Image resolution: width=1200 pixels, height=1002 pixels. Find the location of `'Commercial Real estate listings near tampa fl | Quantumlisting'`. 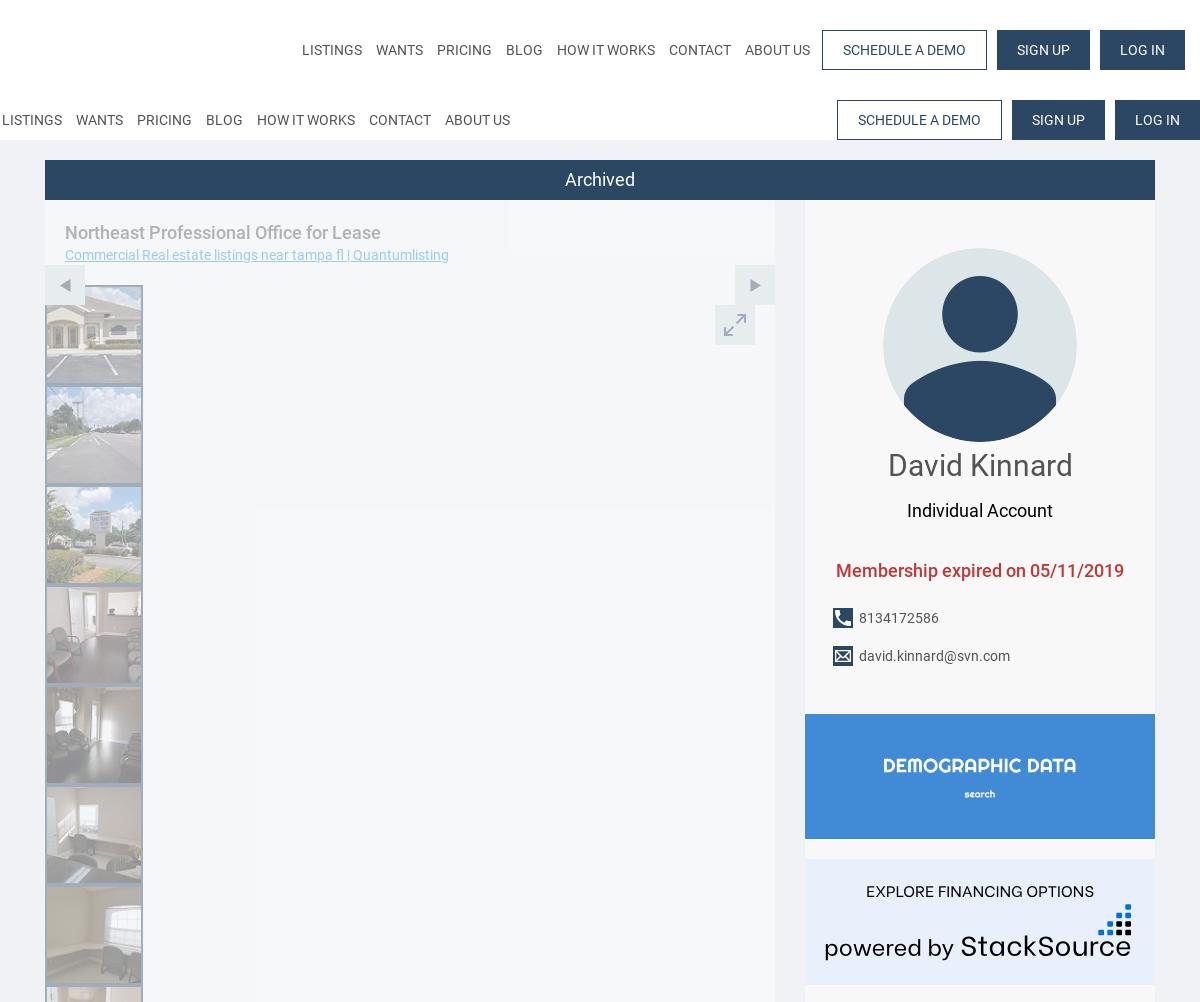

'Commercial Real estate listings near tampa fl | Quantumlisting' is located at coordinates (256, 254).